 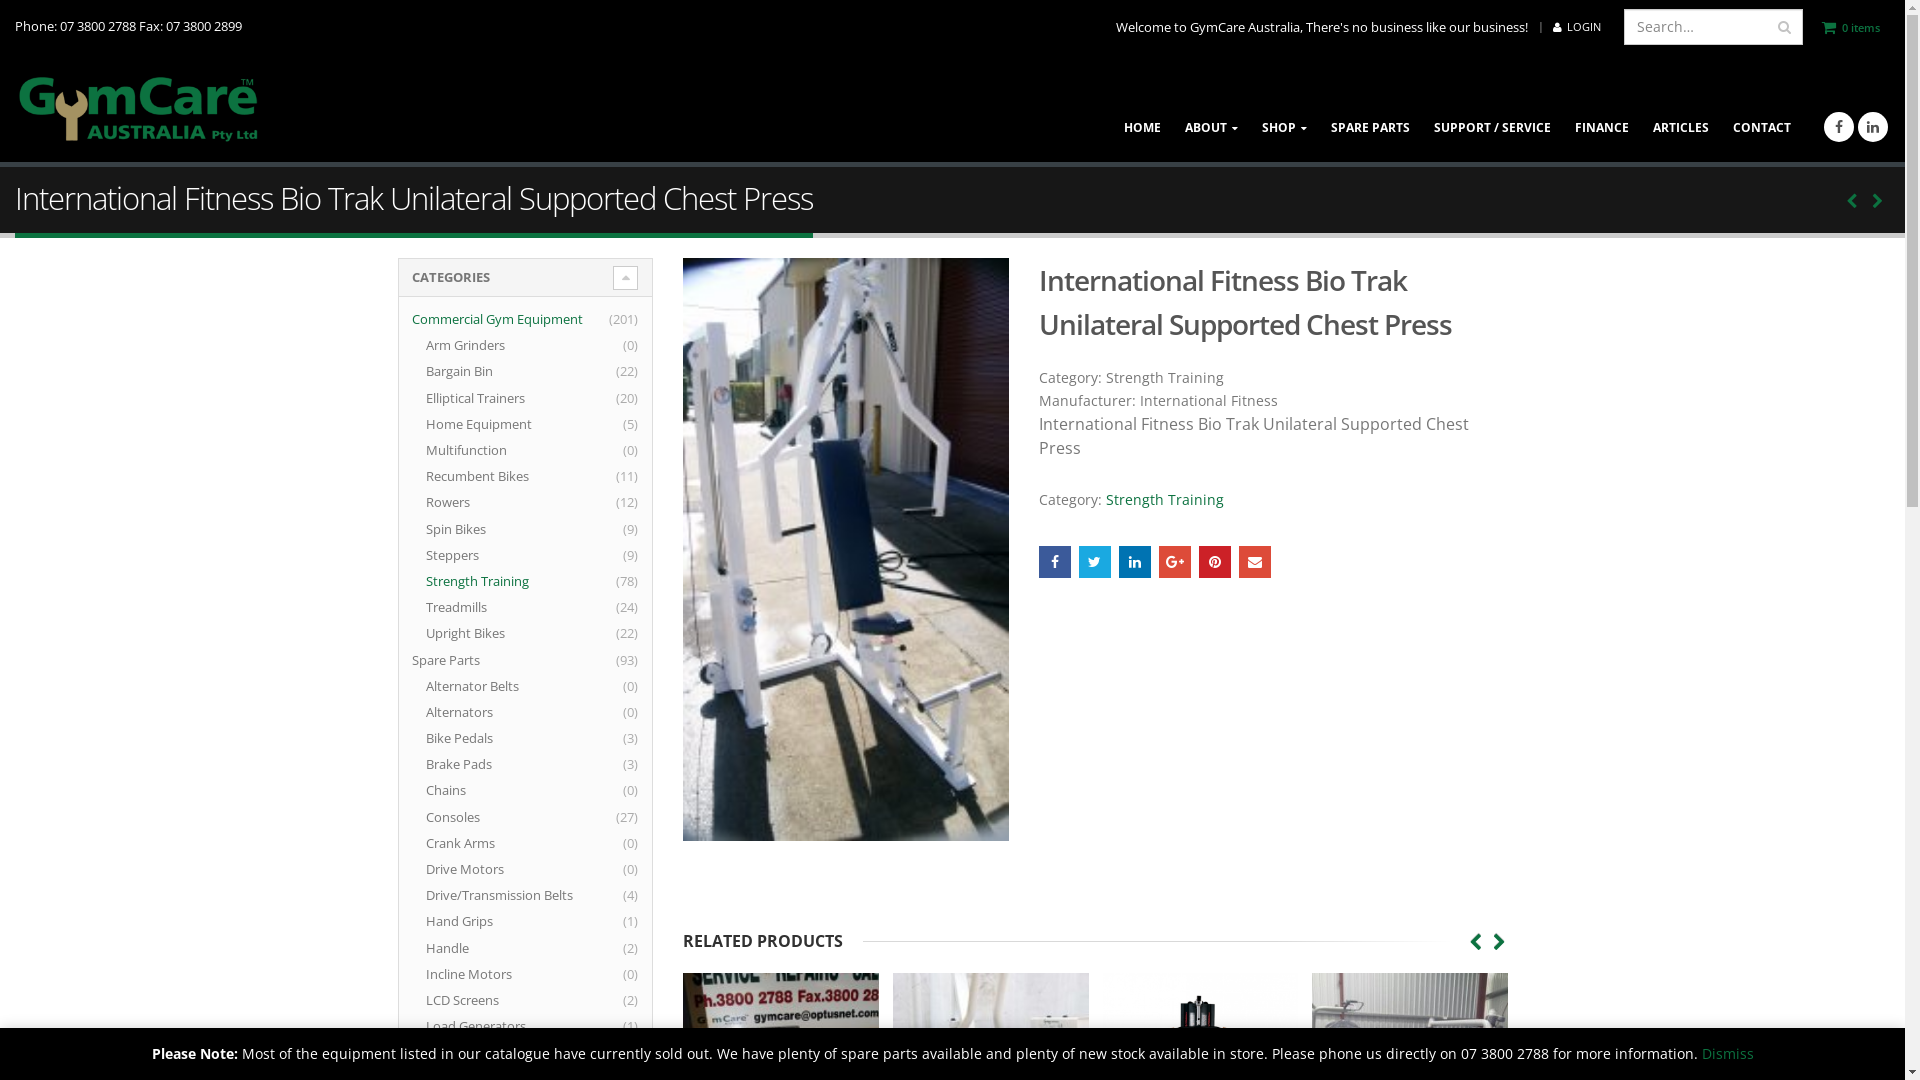 What do you see at coordinates (457, 659) in the screenshot?
I see `'Spare Parts'` at bounding box center [457, 659].